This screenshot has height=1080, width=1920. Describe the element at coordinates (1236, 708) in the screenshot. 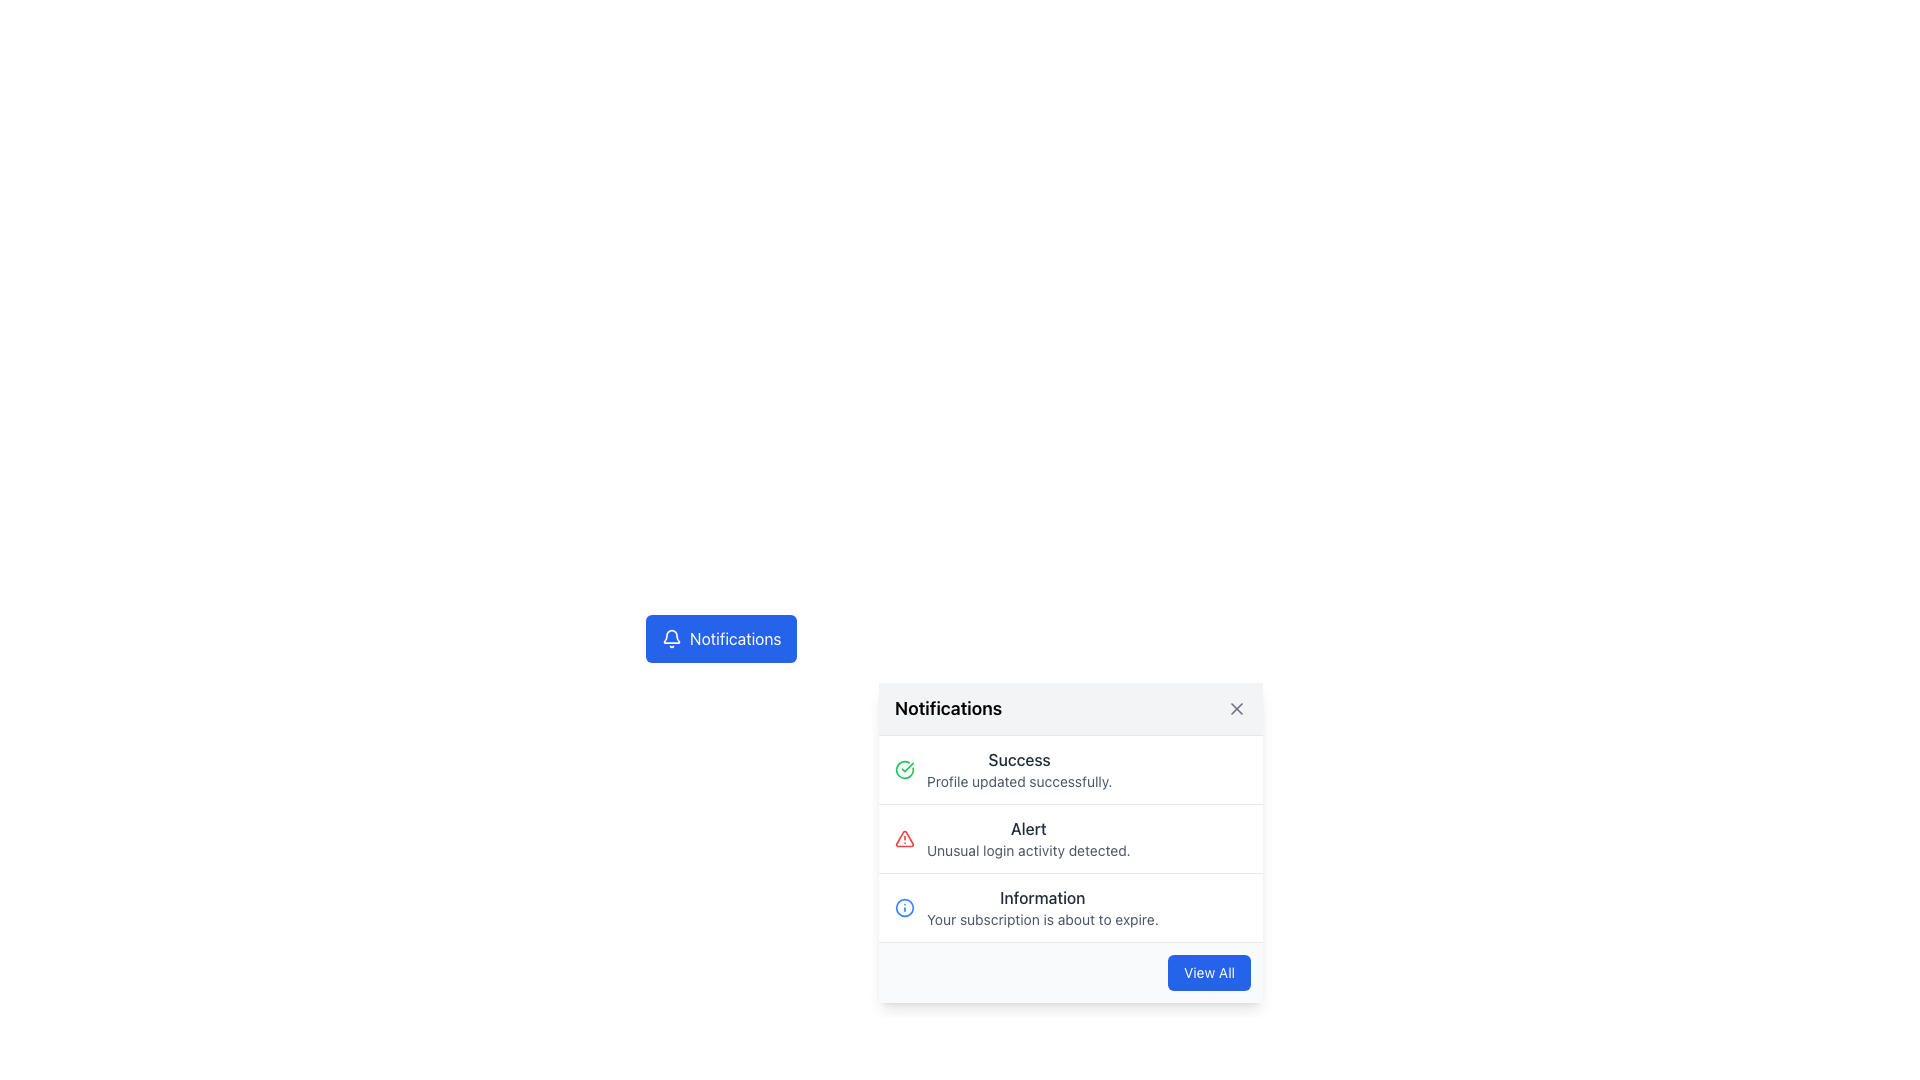

I see `the close button with an 'X' icon located at the top-right corner of the notification panel` at that location.